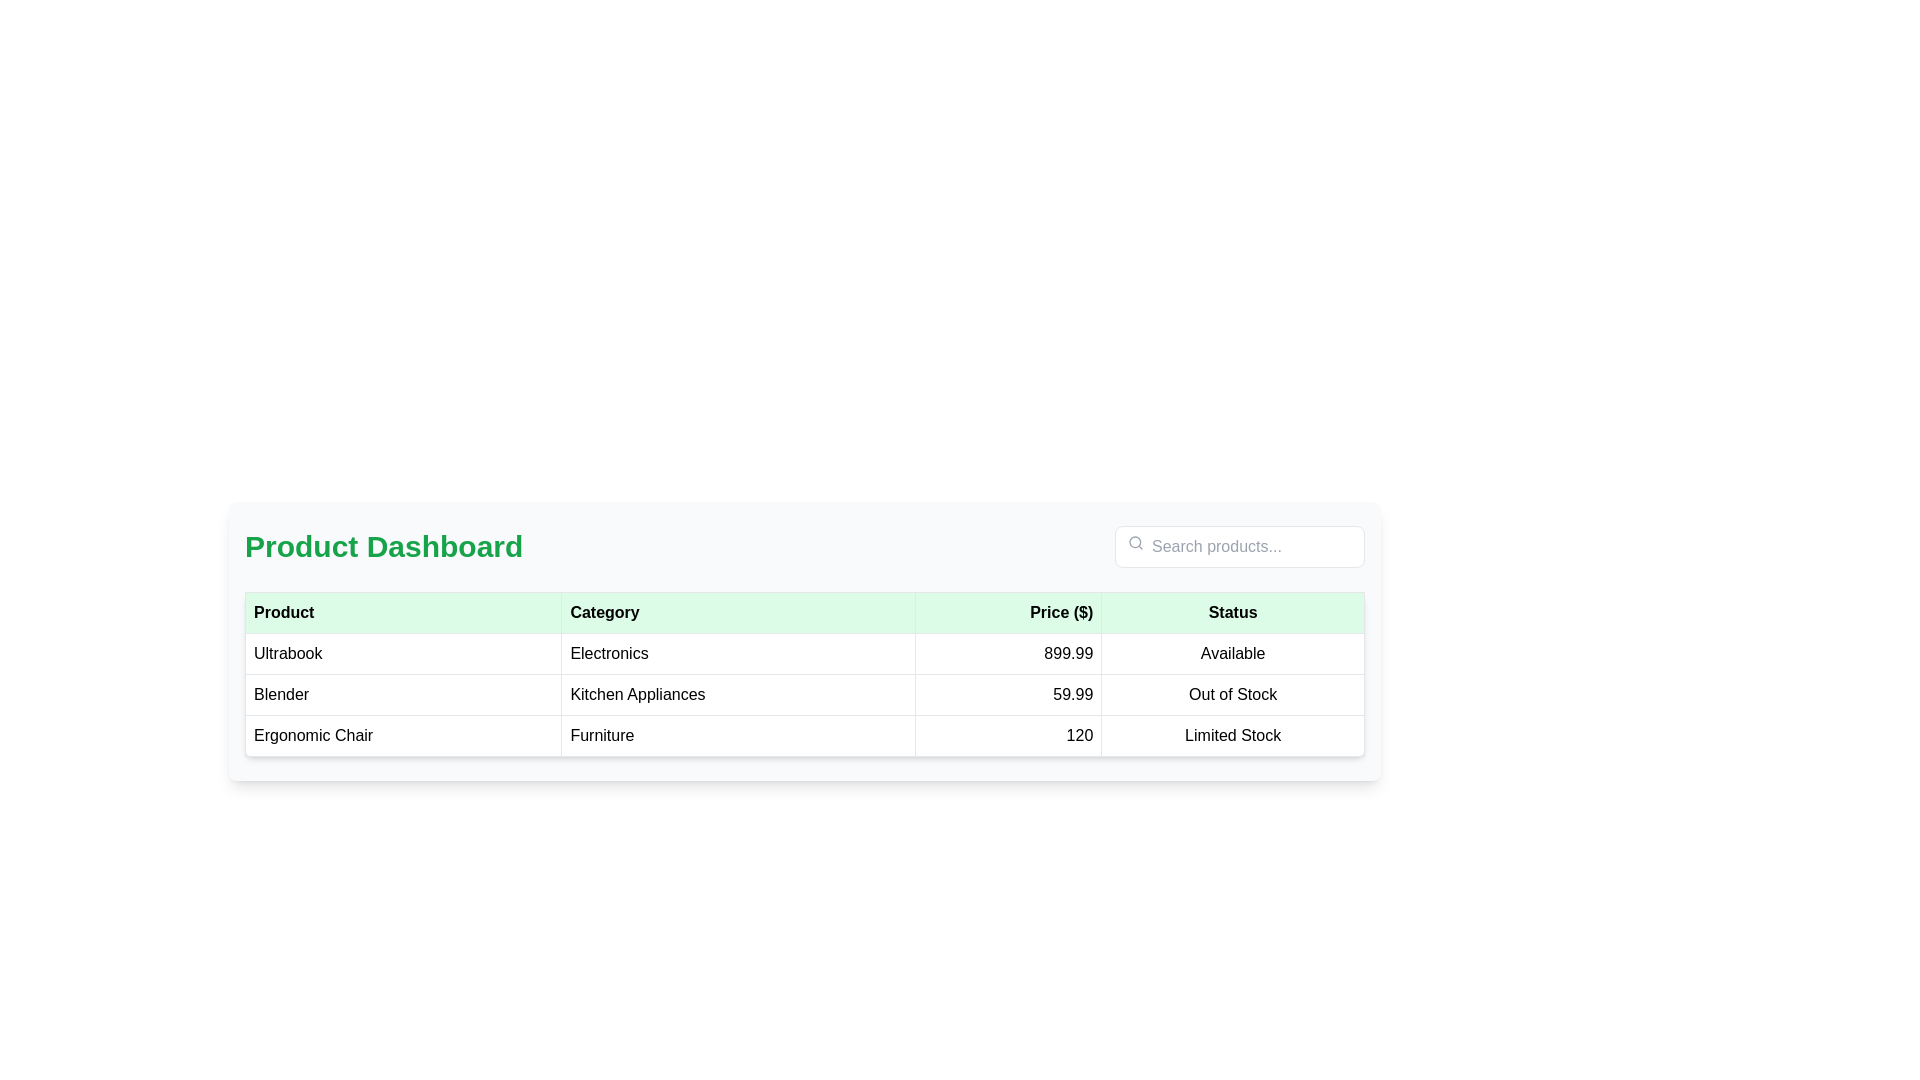 The image size is (1920, 1080). Describe the element at coordinates (1136, 543) in the screenshot. I see `the gray magnifying glass icon located to the left of the 'Search products...' text input field in the search bar` at that location.